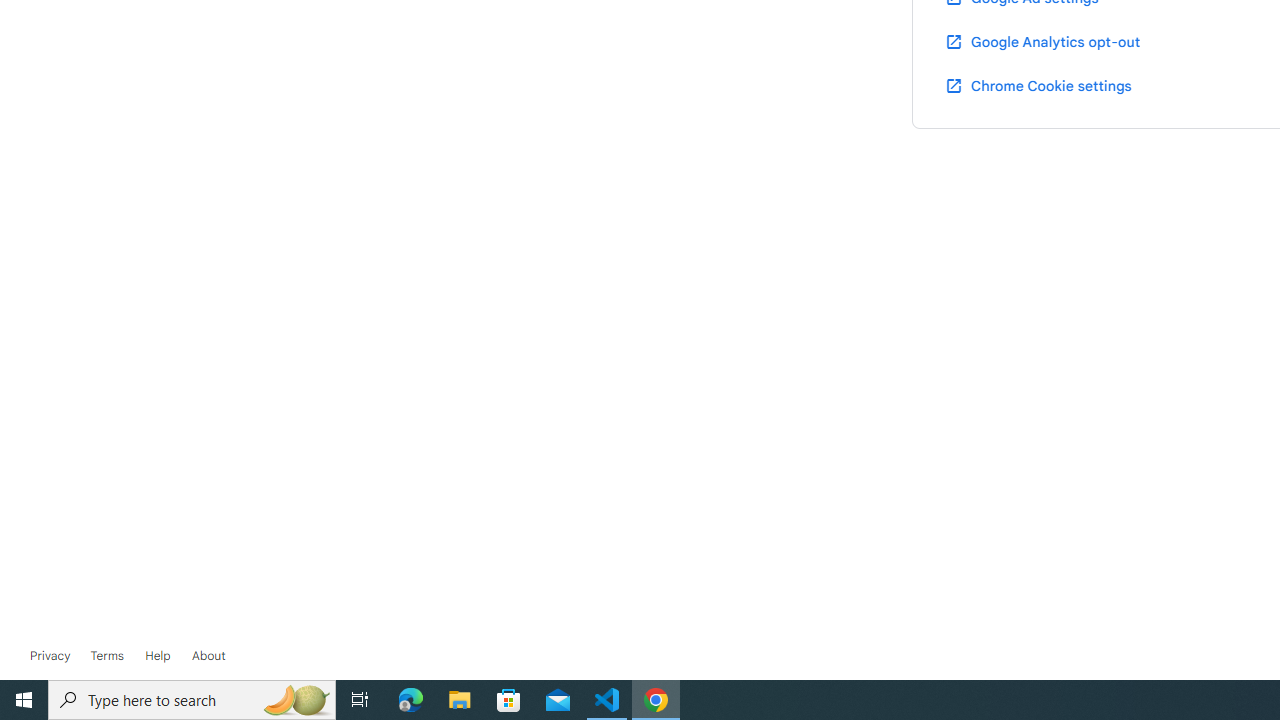 The image size is (1280, 720). Describe the element at coordinates (459, 698) in the screenshot. I see `'File Explorer'` at that location.